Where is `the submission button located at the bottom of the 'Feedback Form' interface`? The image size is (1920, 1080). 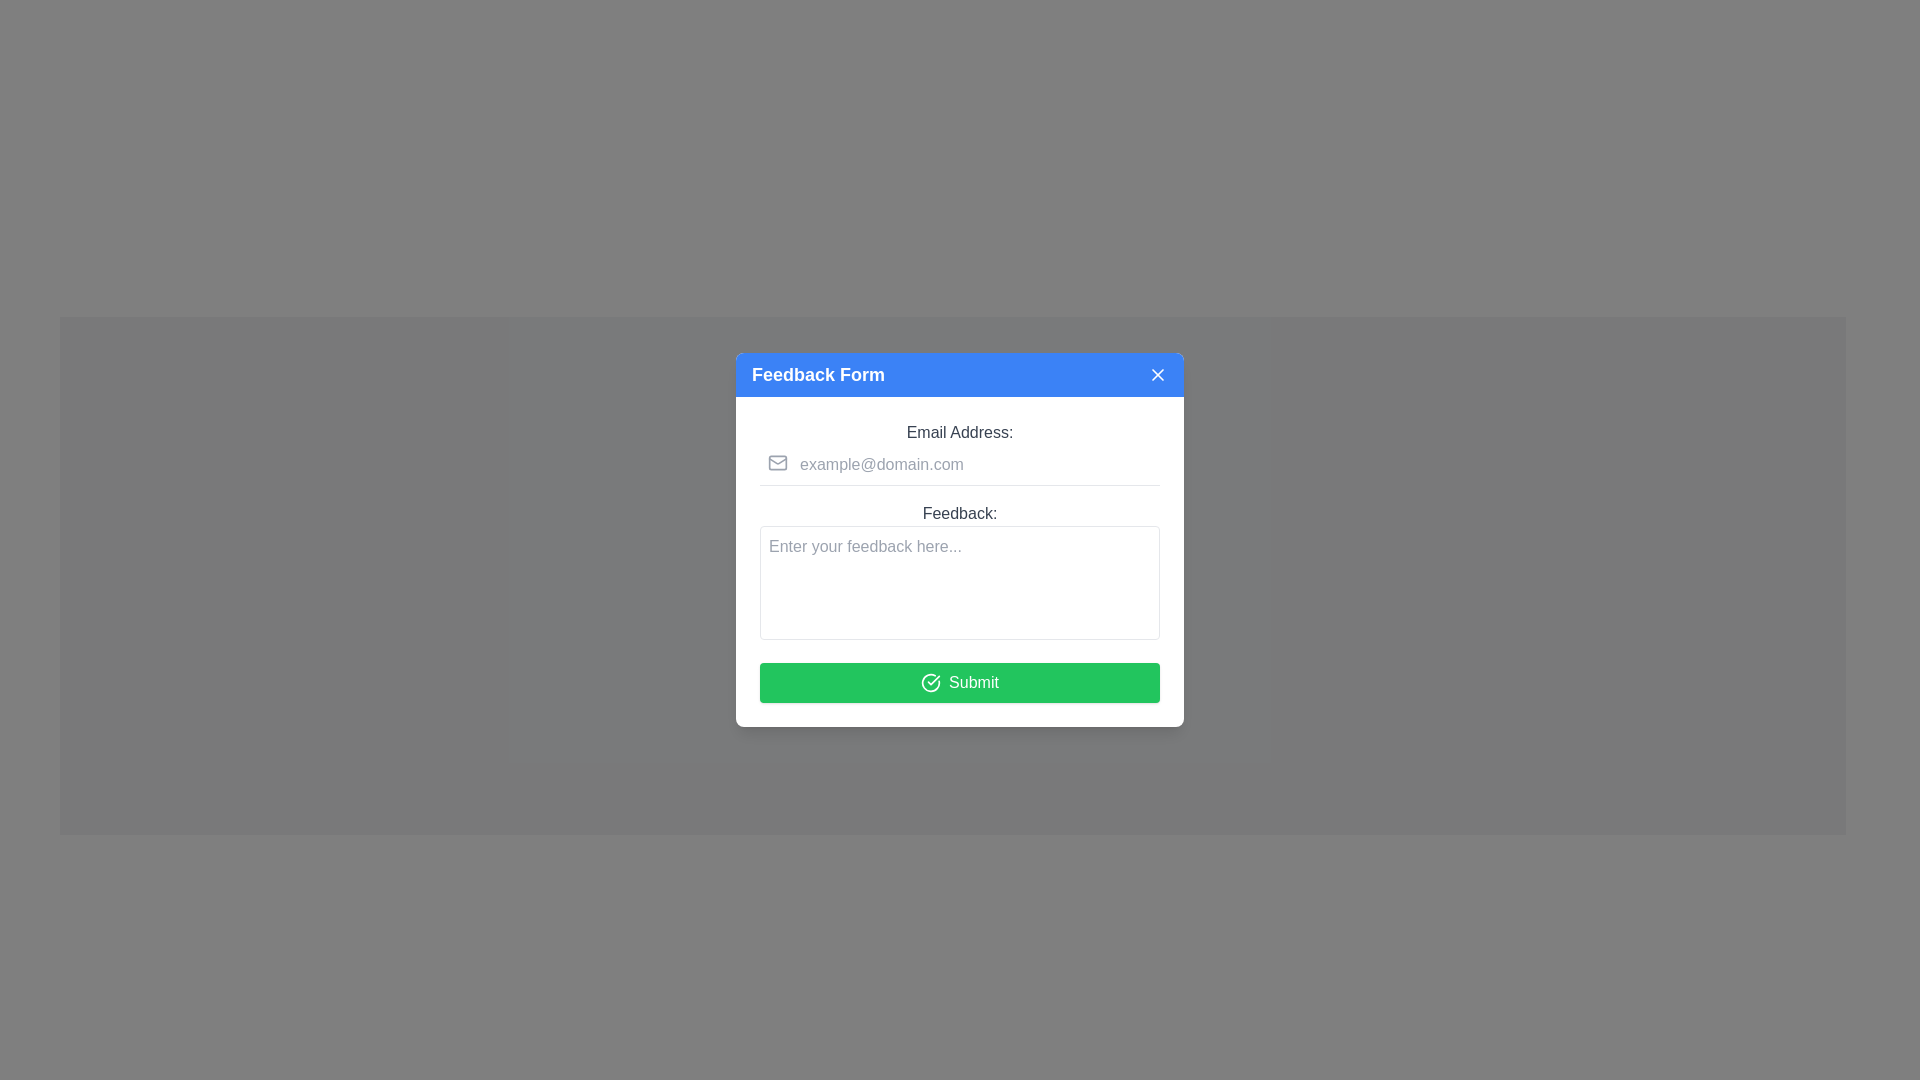
the submission button located at the bottom of the 'Feedback Form' interface is located at coordinates (960, 681).